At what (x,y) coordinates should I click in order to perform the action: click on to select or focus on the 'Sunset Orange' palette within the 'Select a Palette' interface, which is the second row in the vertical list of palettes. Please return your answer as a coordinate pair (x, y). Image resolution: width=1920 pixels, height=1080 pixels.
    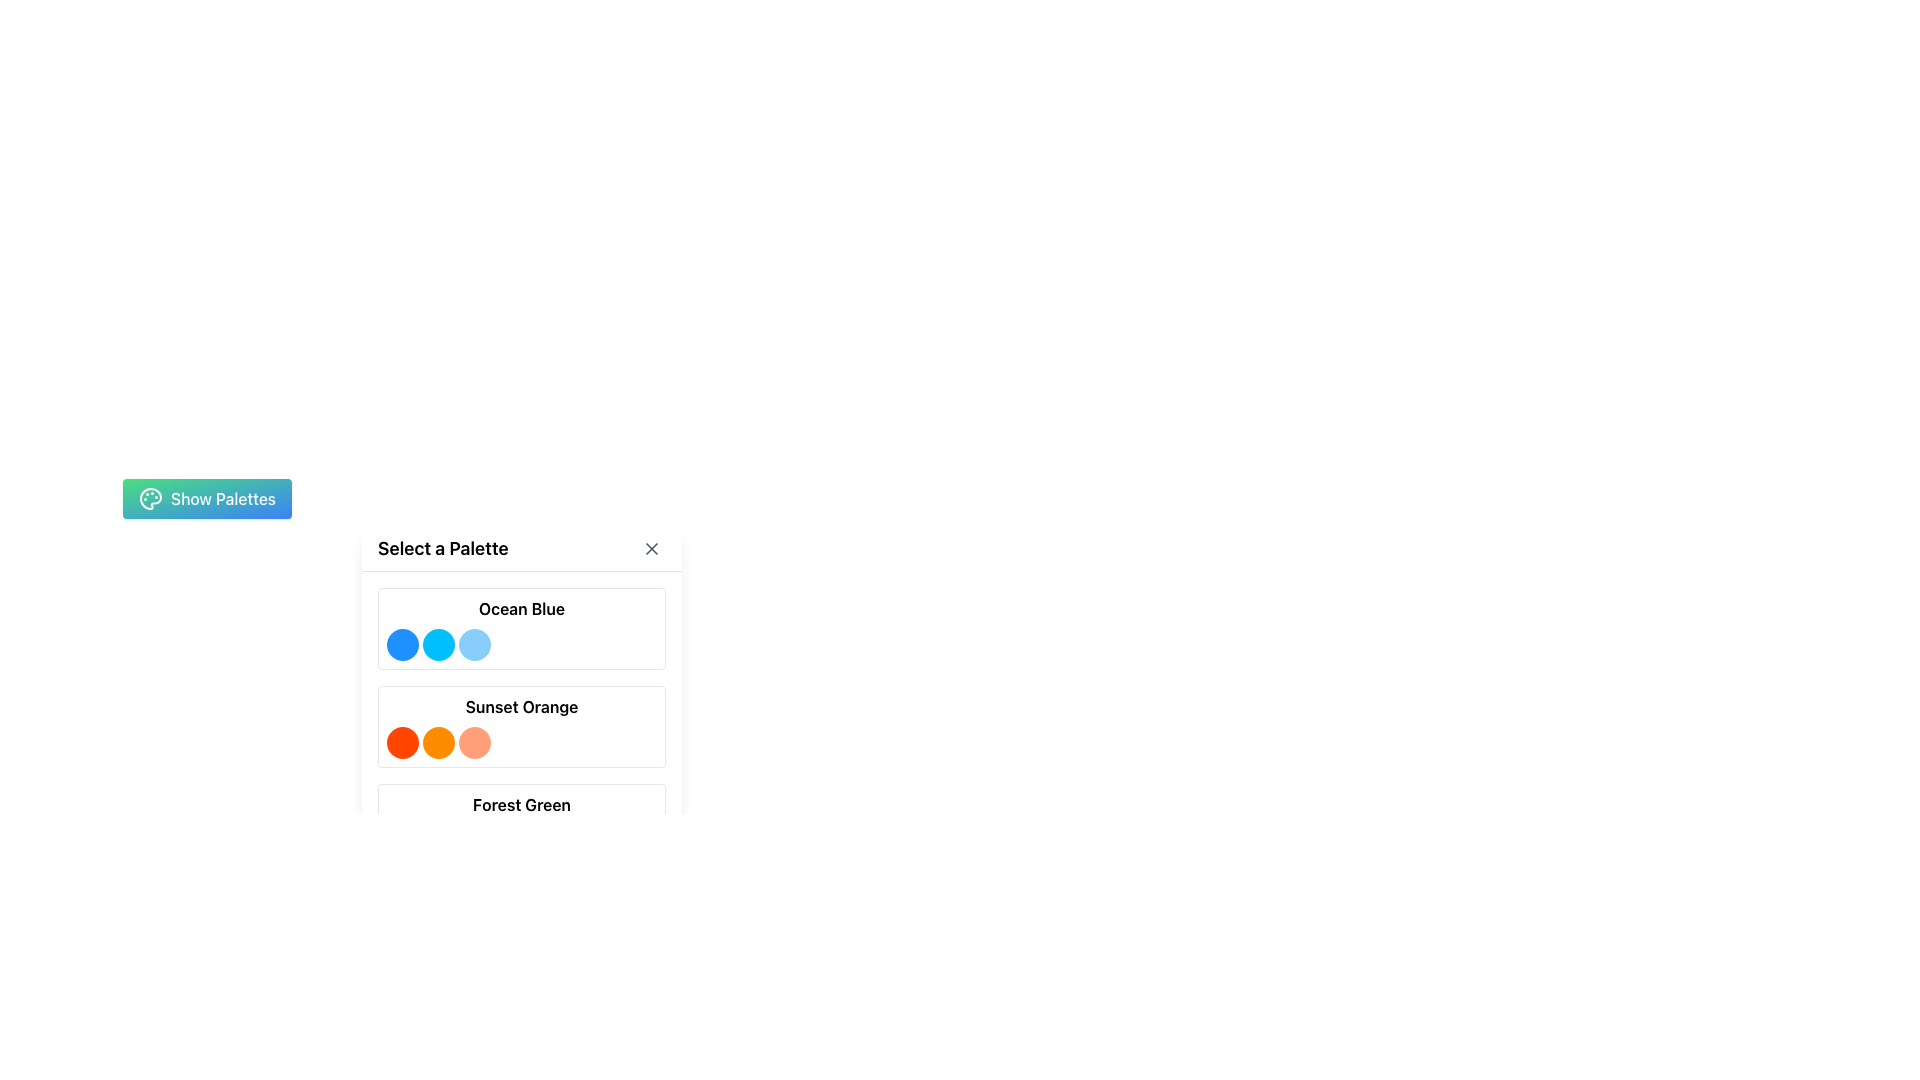
    Looking at the image, I should click on (522, 726).